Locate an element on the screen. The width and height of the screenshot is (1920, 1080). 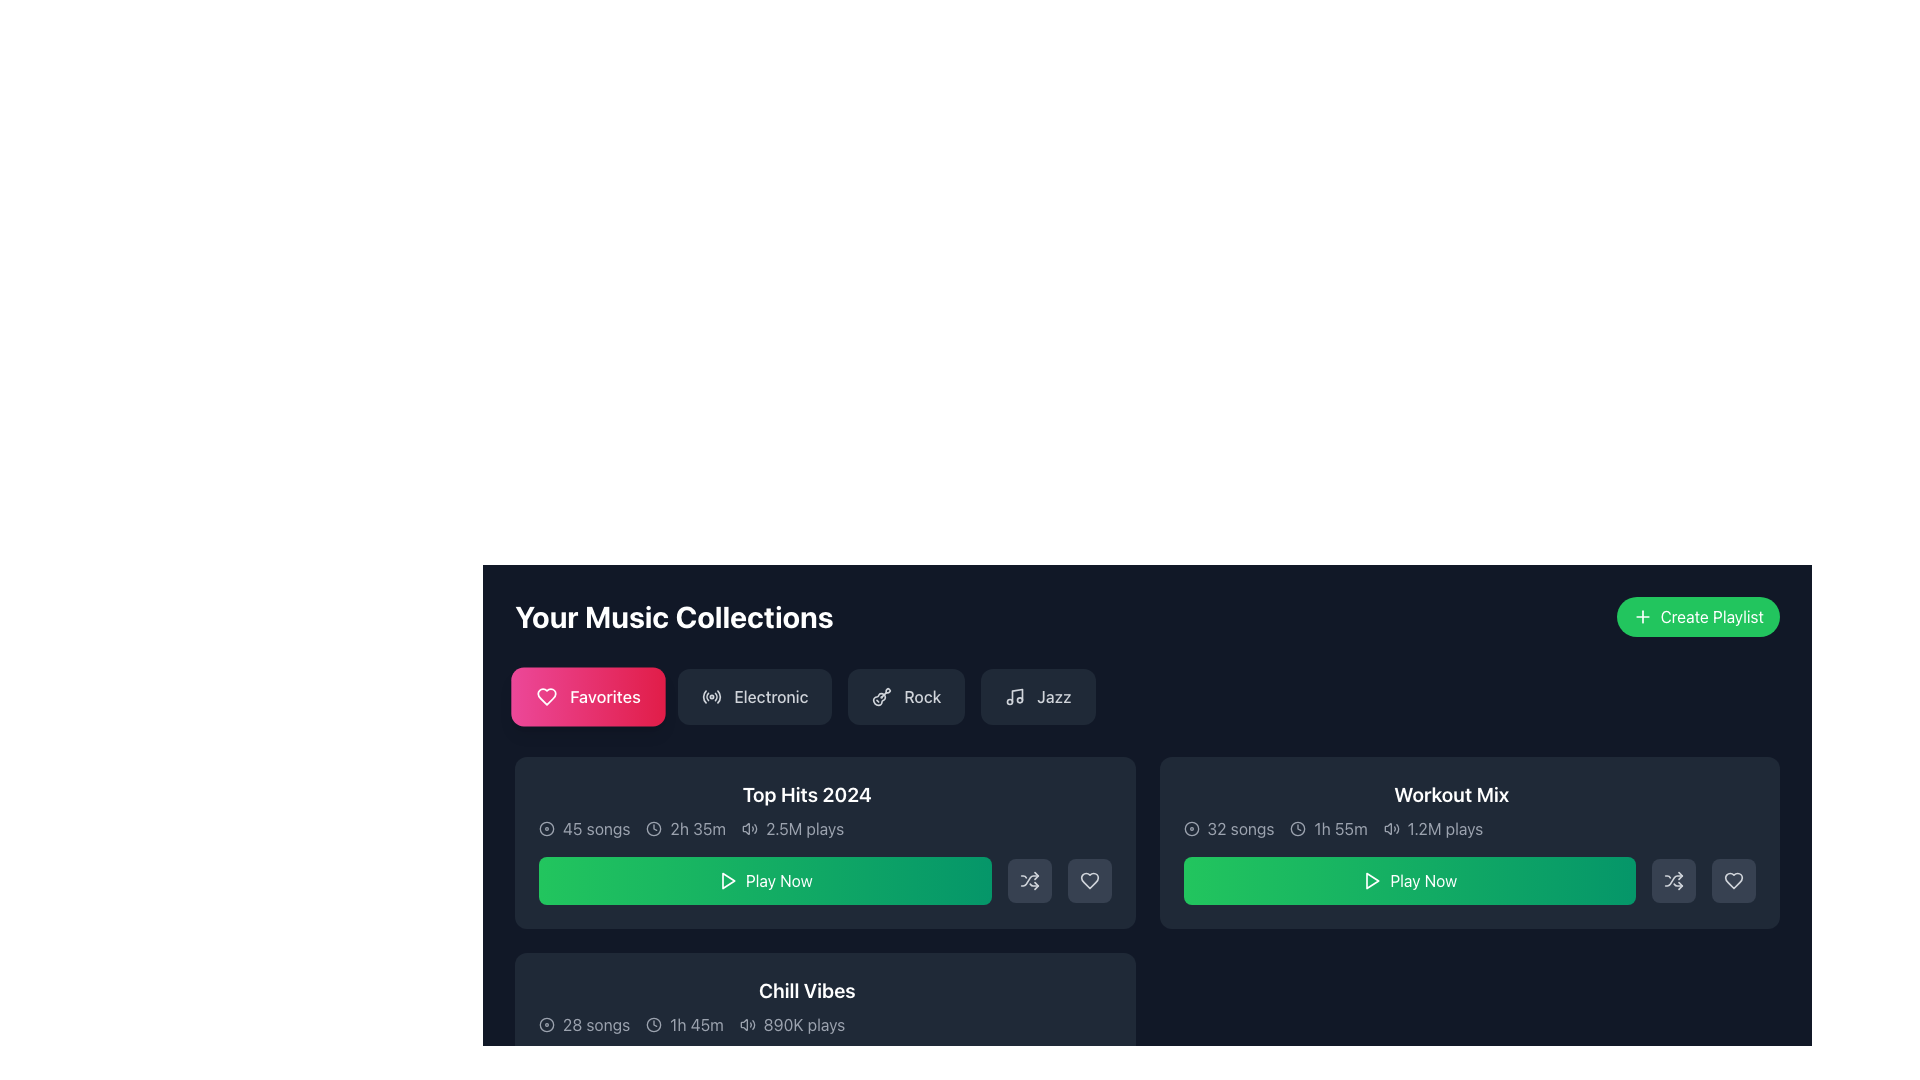
the text and icon combination that indicates the number of songs in the 'Chill Vibes' collection is located at coordinates (583, 1025).